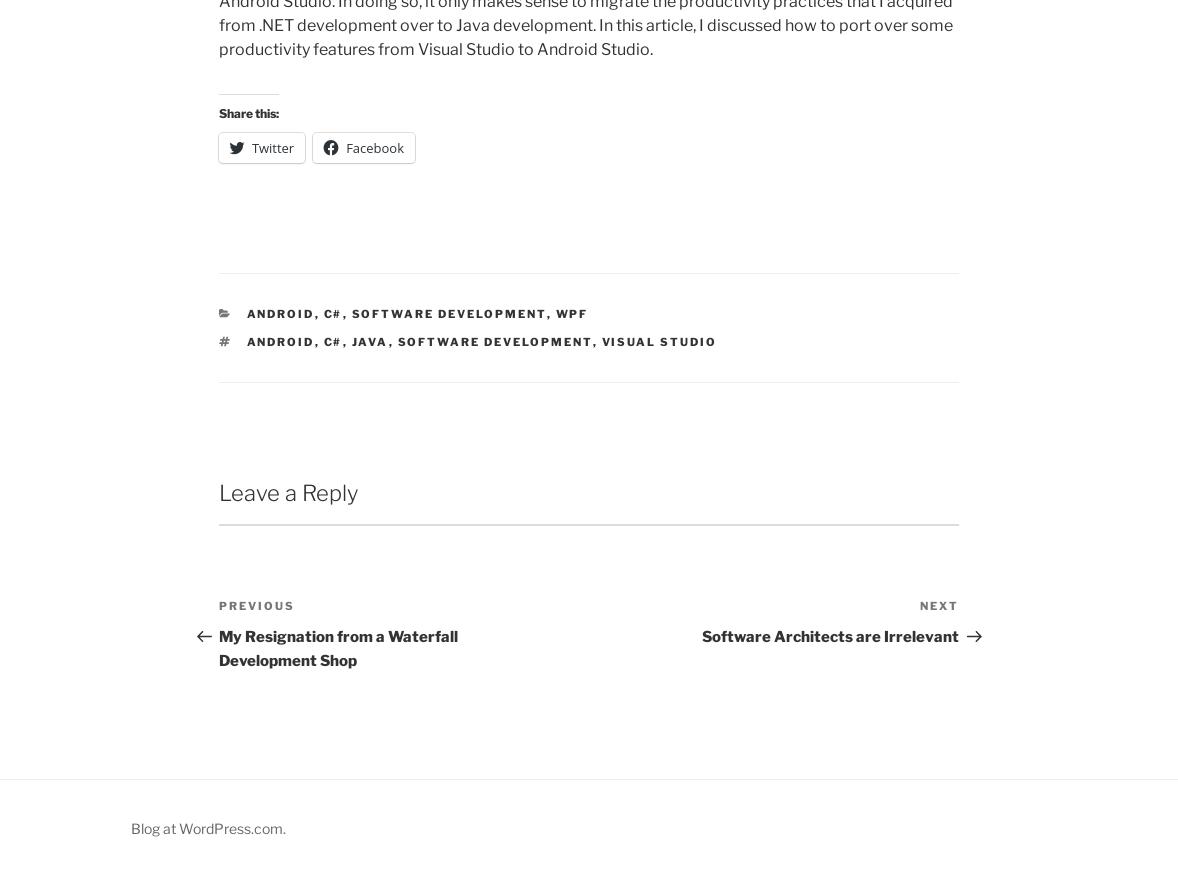 The image size is (1178, 874). Describe the element at coordinates (554, 313) in the screenshot. I see `'WPF'` at that location.